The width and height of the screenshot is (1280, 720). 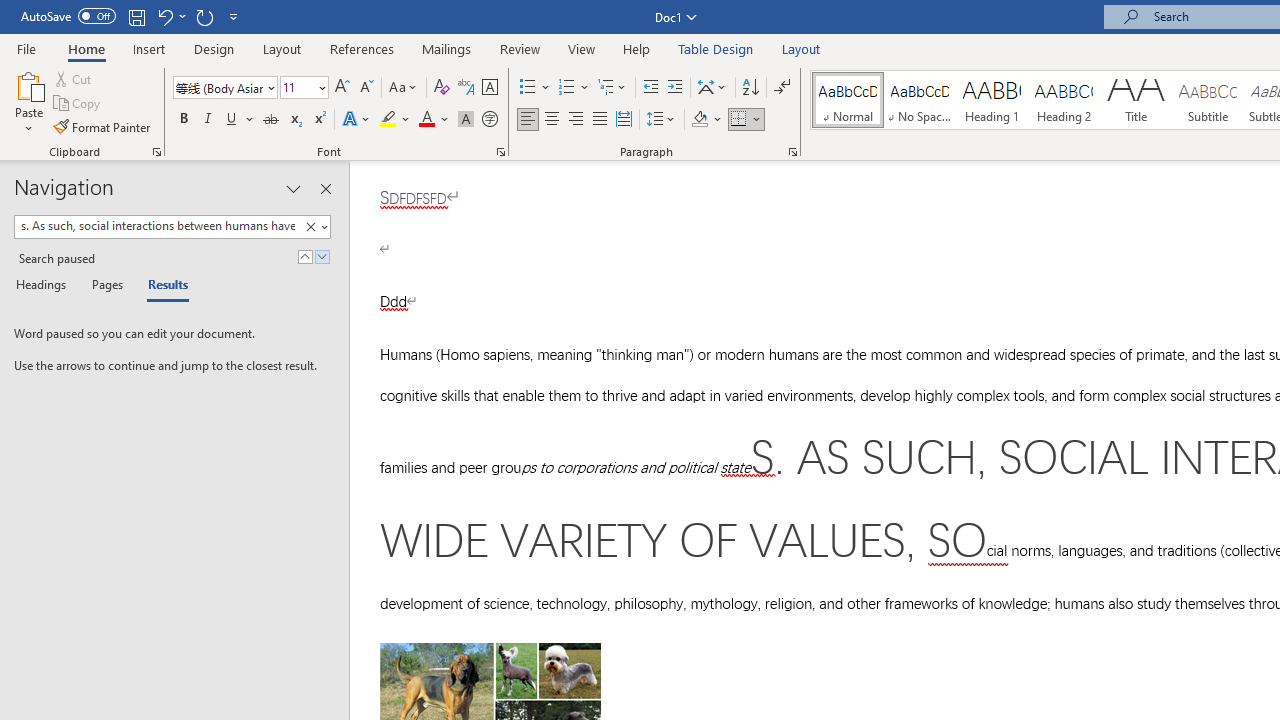 What do you see at coordinates (304, 256) in the screenshot?
I see `'Previous Result'` at bounding box center [304, 256].